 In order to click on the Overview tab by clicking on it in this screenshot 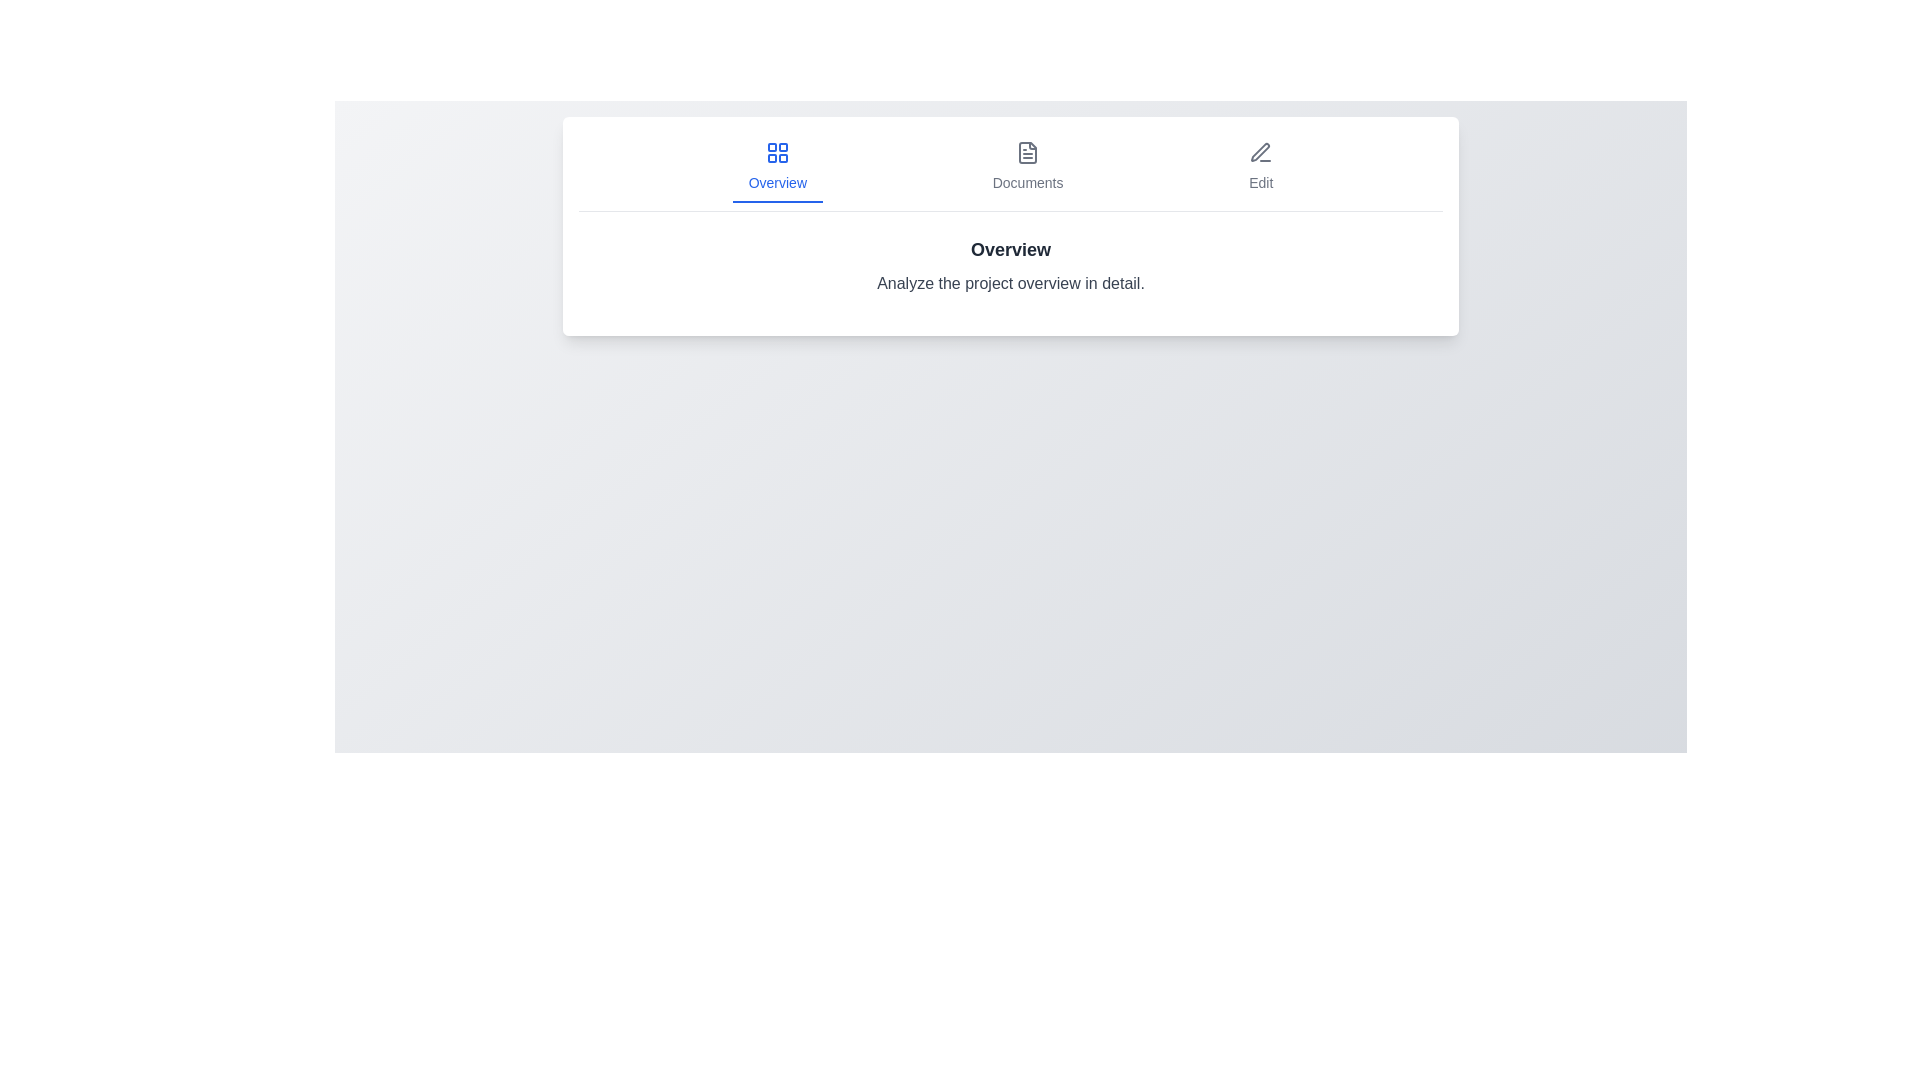, I will do `click(776, 167)`.